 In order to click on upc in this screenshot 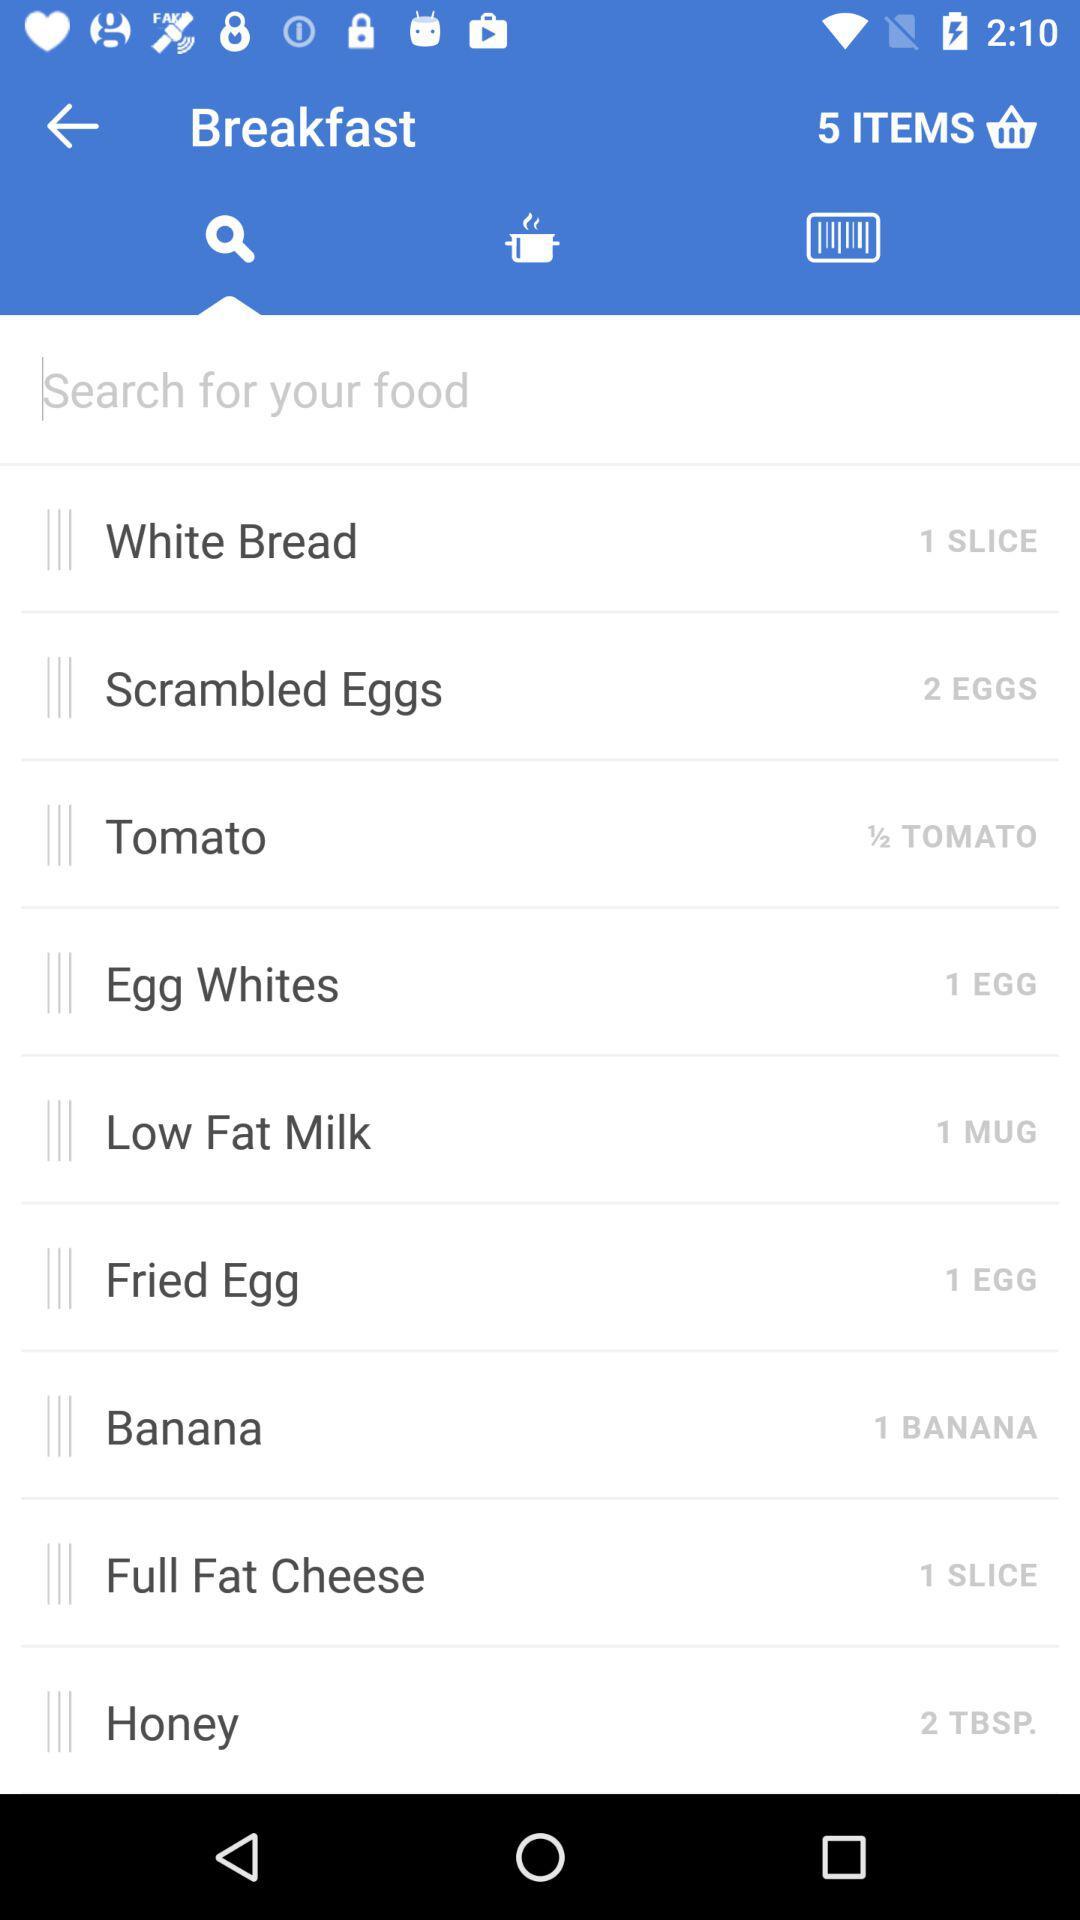, I will do `click(843, 261)`.